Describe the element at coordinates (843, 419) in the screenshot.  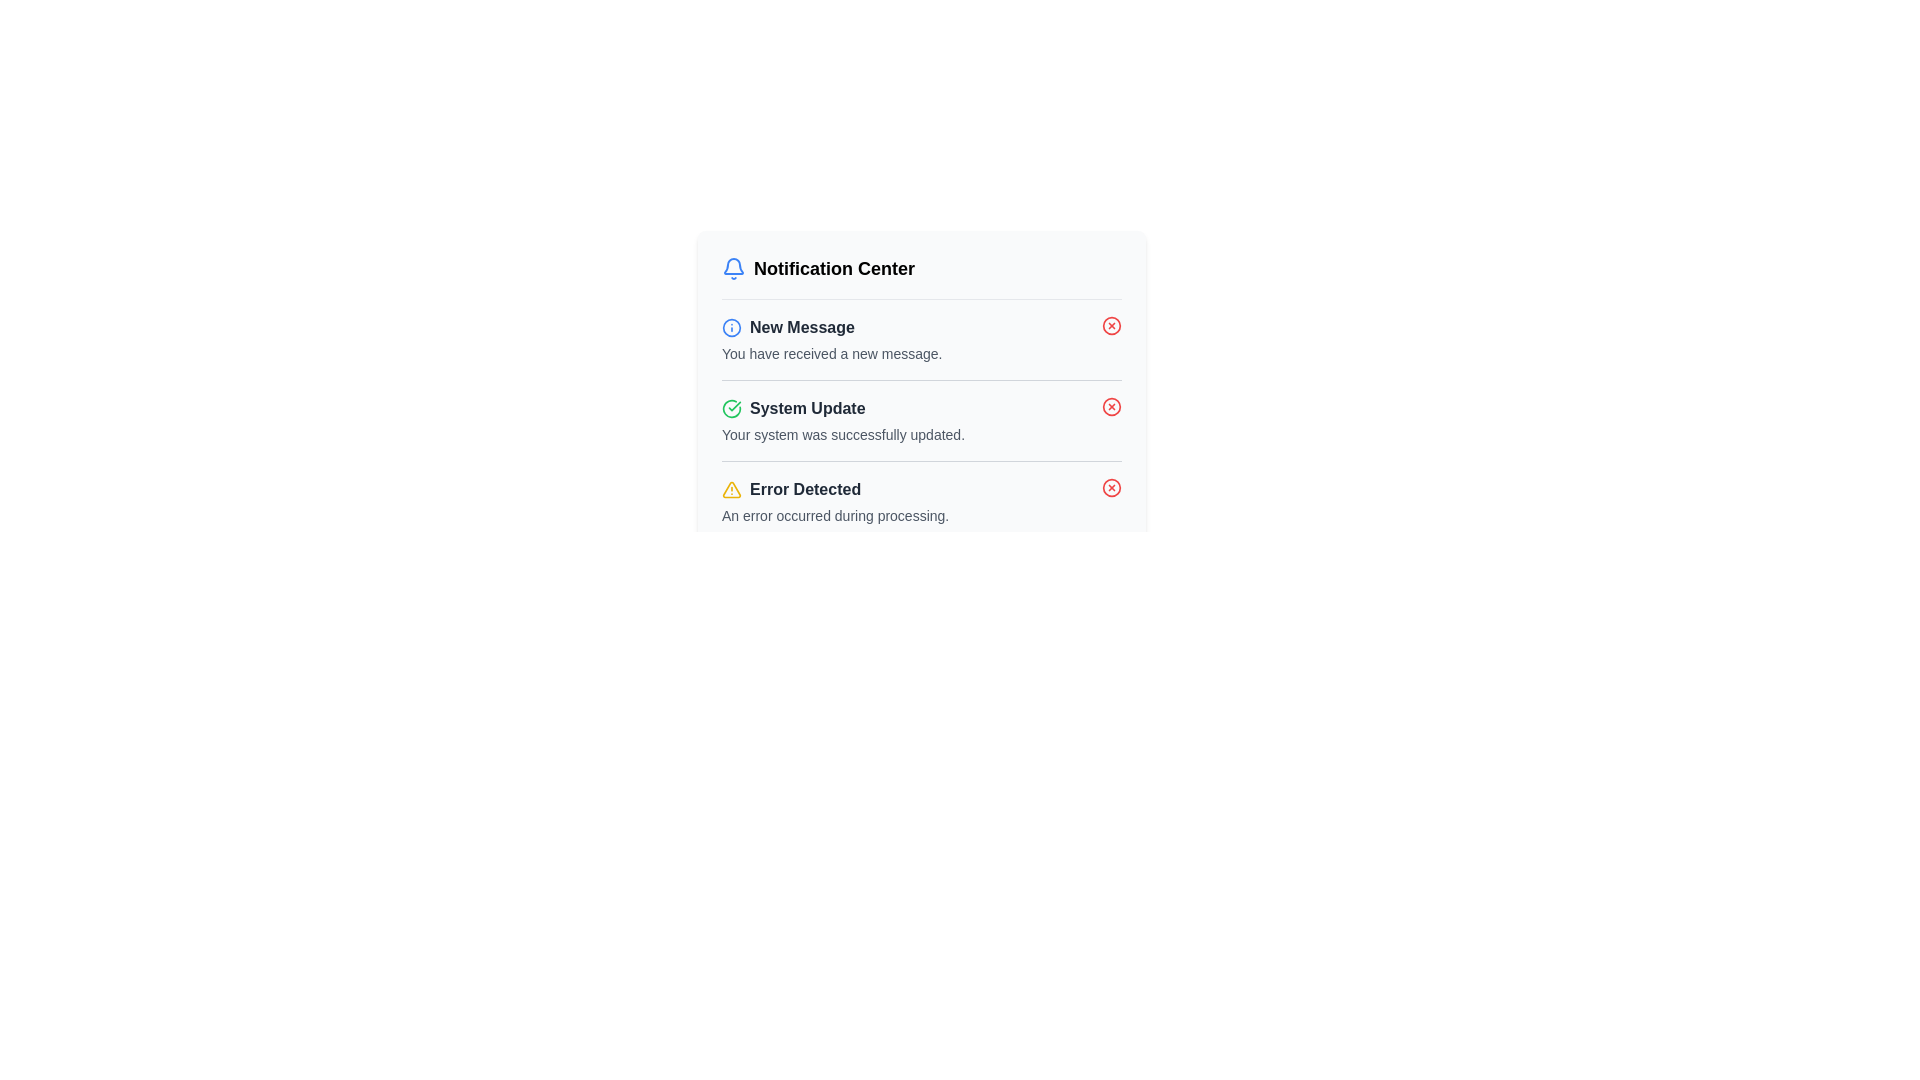
I see `the non-interactive notification element indicating successful completion of a system update, which is the second entry in the notification list under 'Notification Center'` at that location.